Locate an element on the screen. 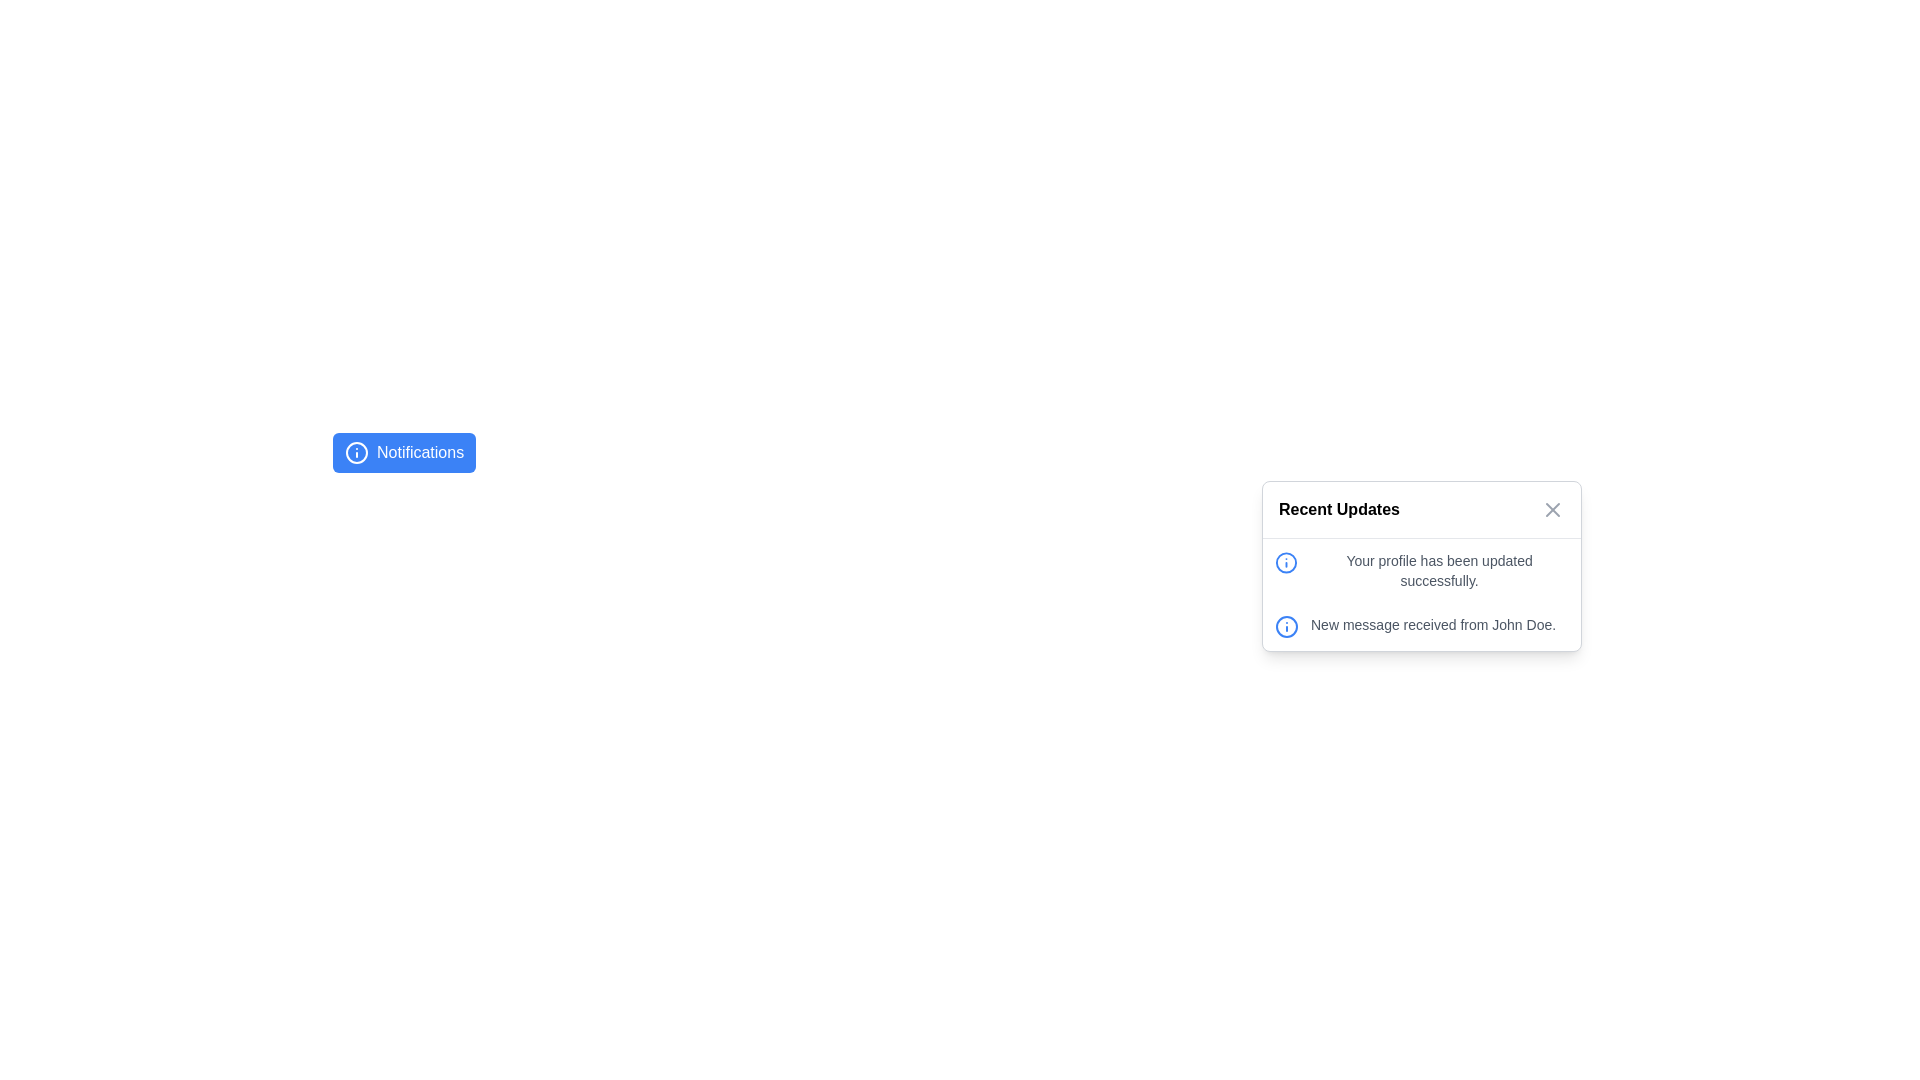  the Text block with an icon that informs the user about a new message from John Doe, located under the 'Recent Updates' header is located at coordinates (1420, 626).